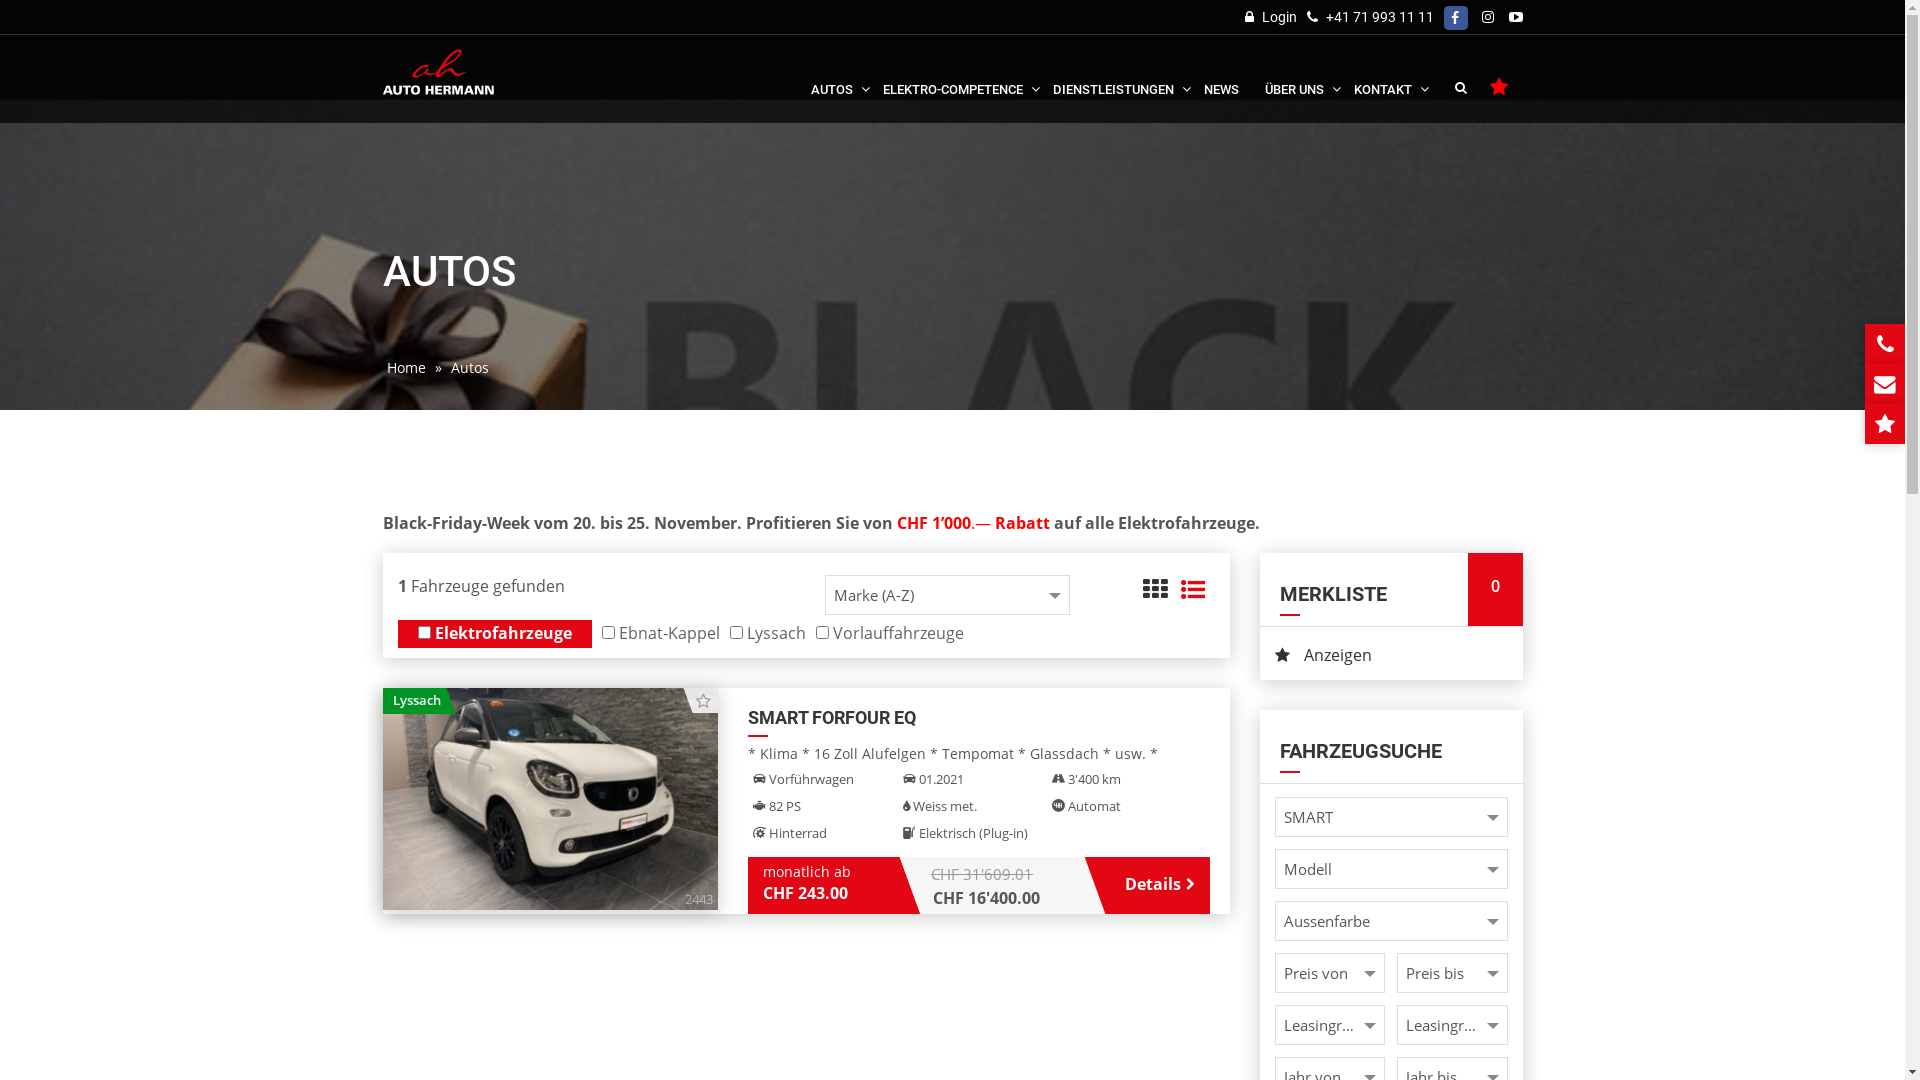  I want to click on 'KONTAKT', so click(1384, 75).